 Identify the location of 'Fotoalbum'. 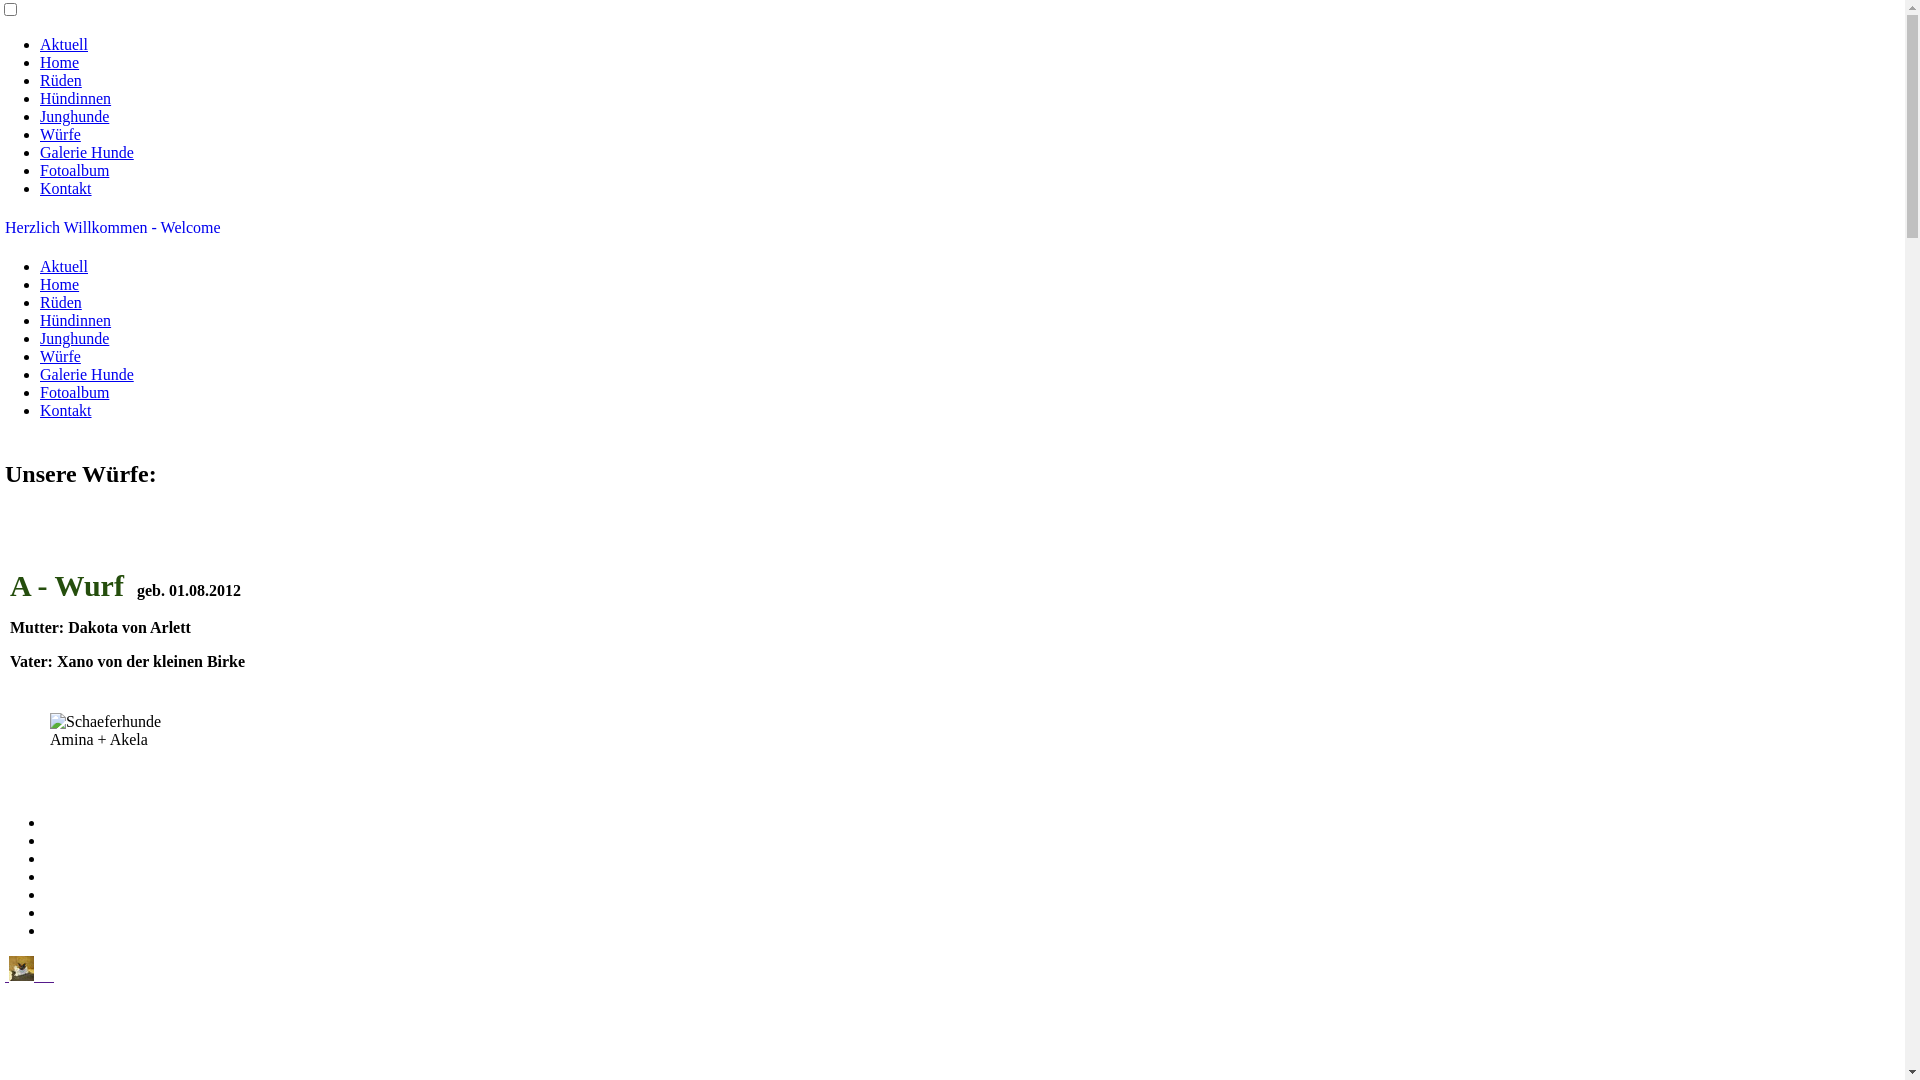
(74, 169).